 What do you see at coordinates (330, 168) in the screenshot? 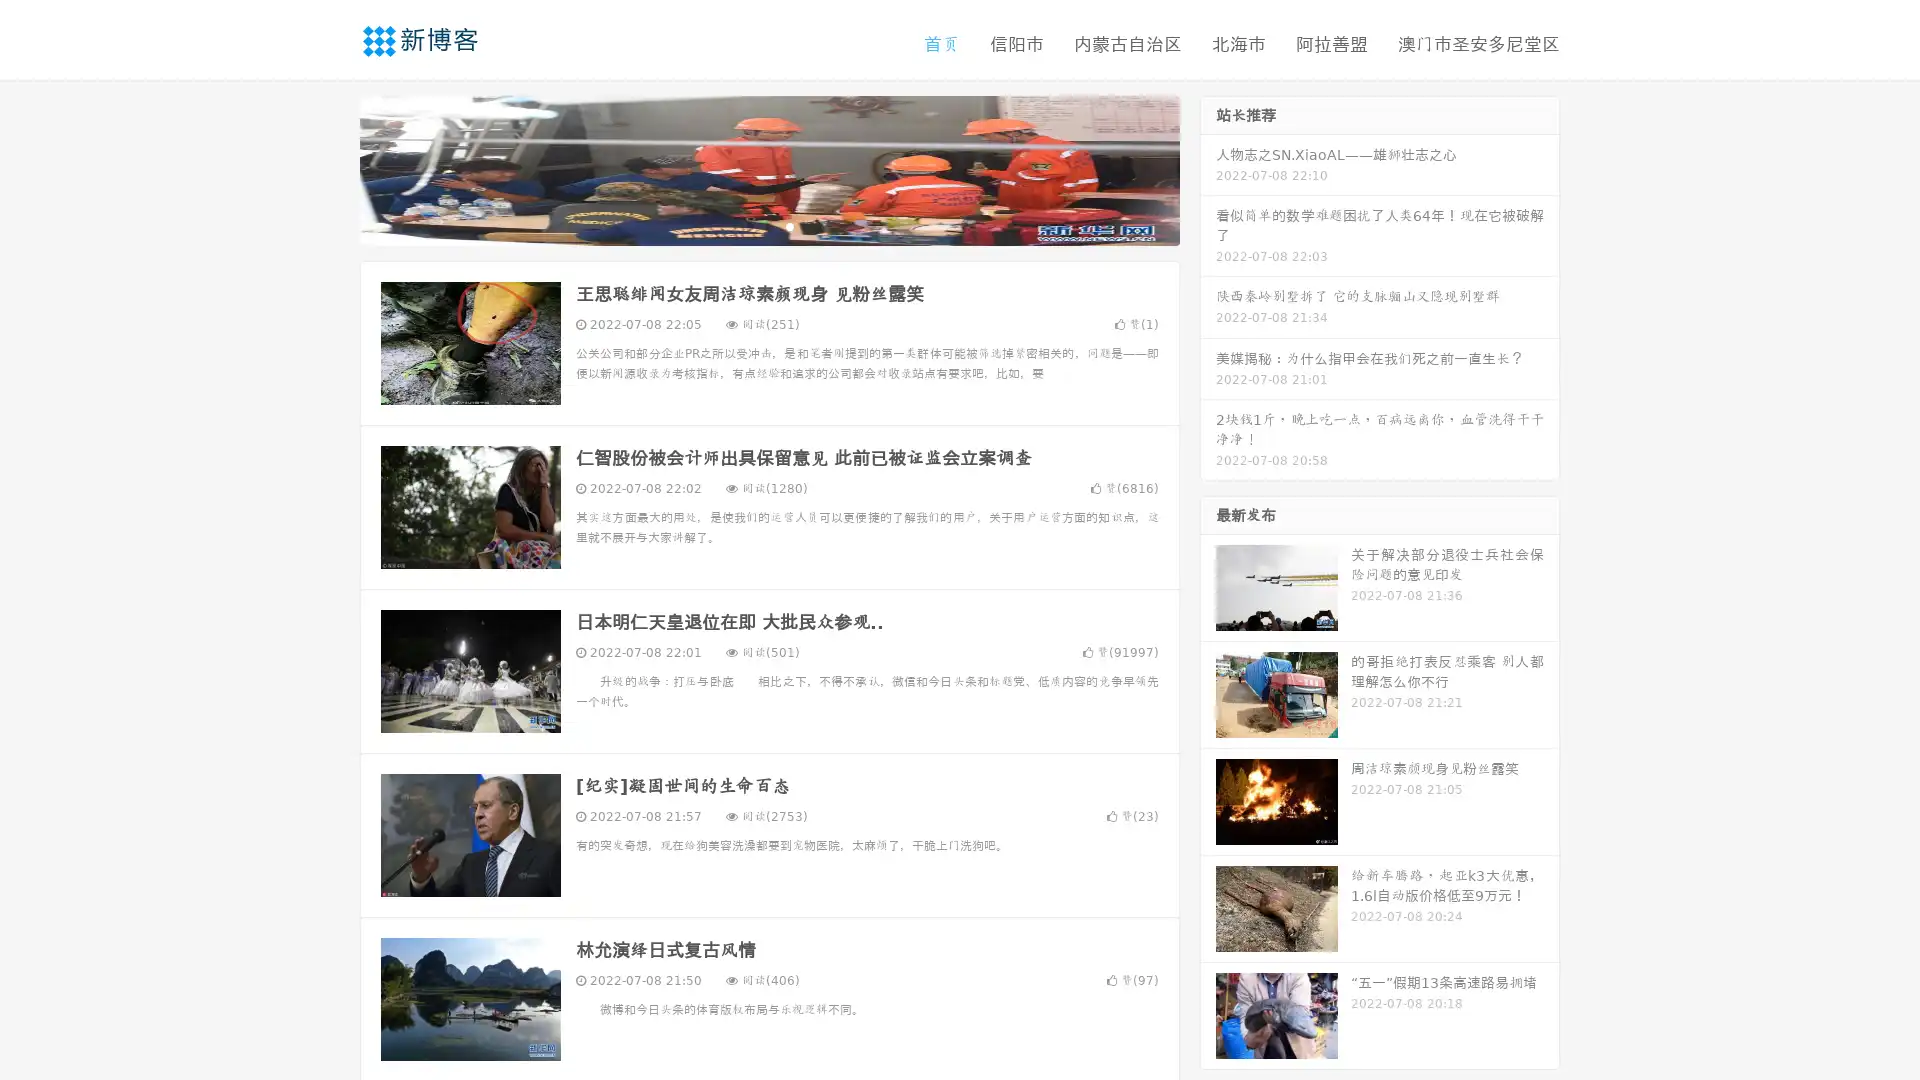
I see `Previous slide` at bounding box center [330, 168].